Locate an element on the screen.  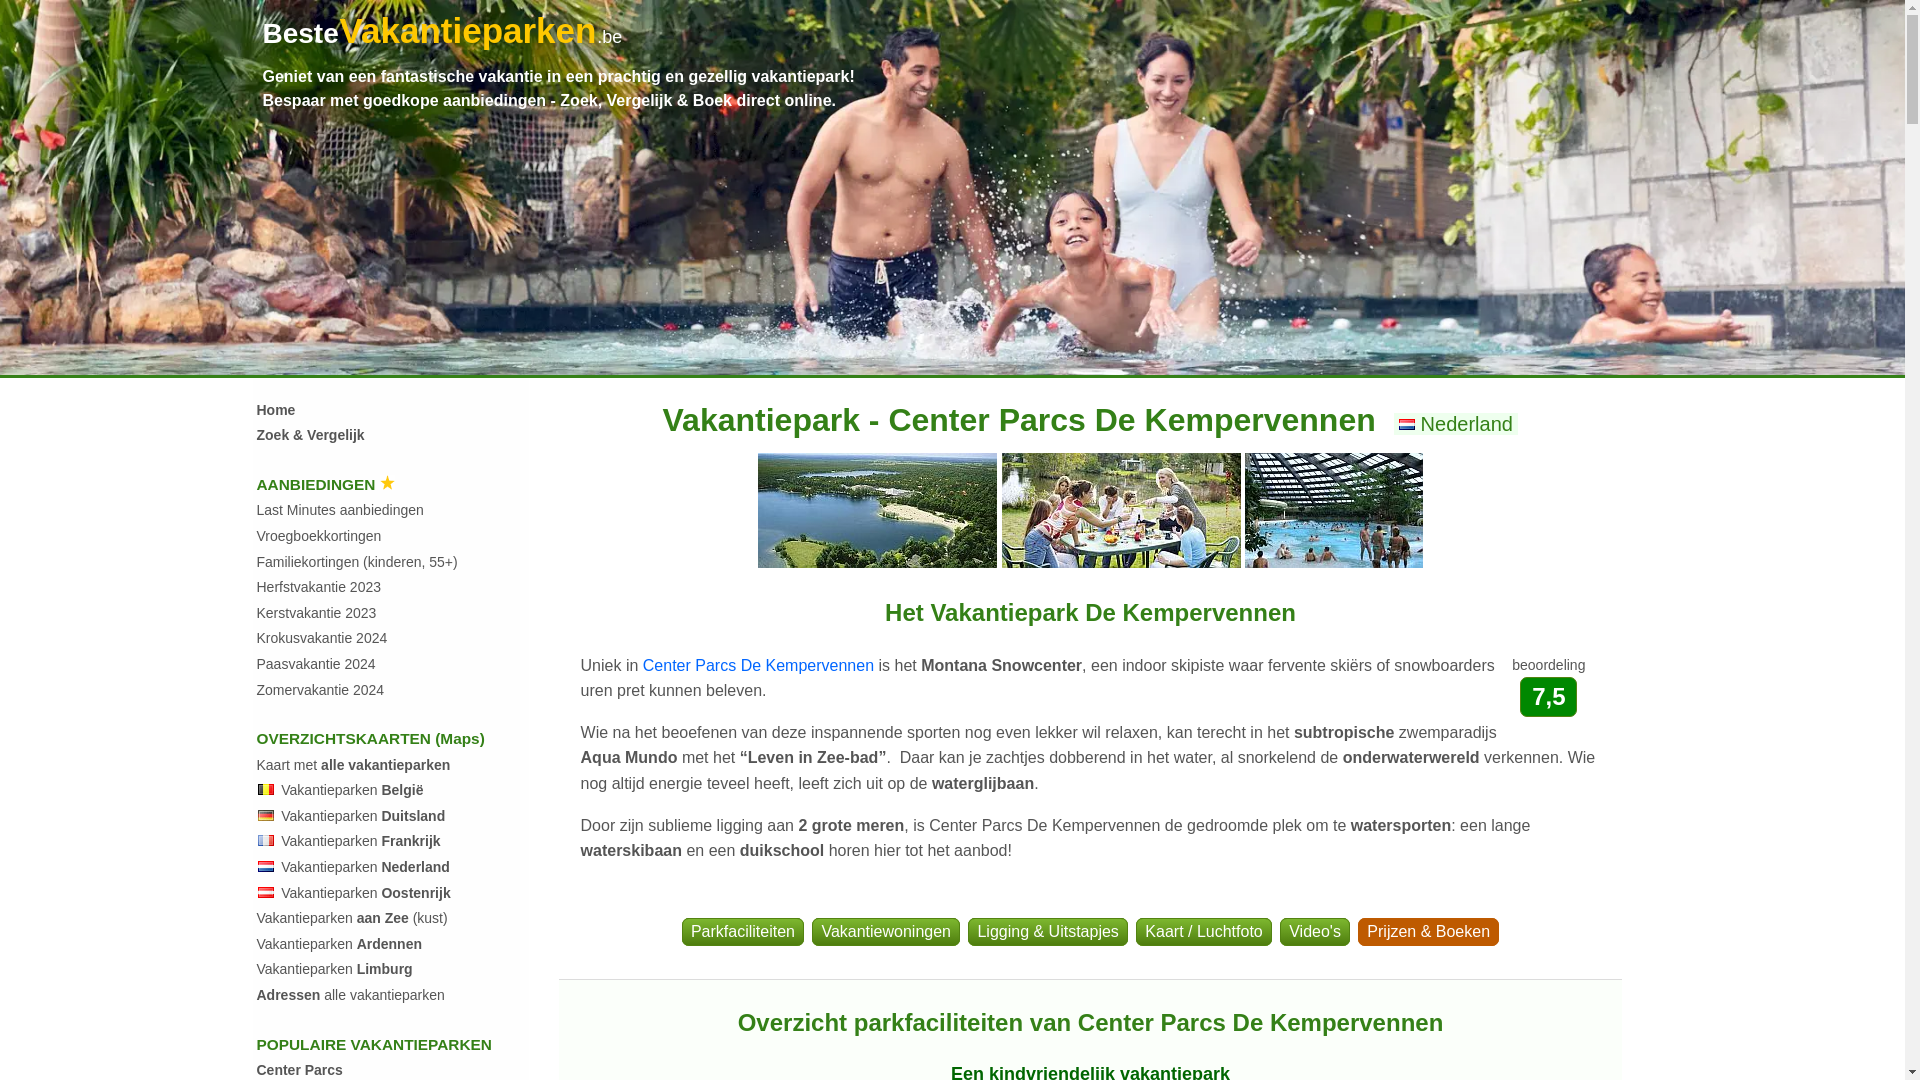
'Herfstvakantie 2023' is located at coordinates (254, 585).